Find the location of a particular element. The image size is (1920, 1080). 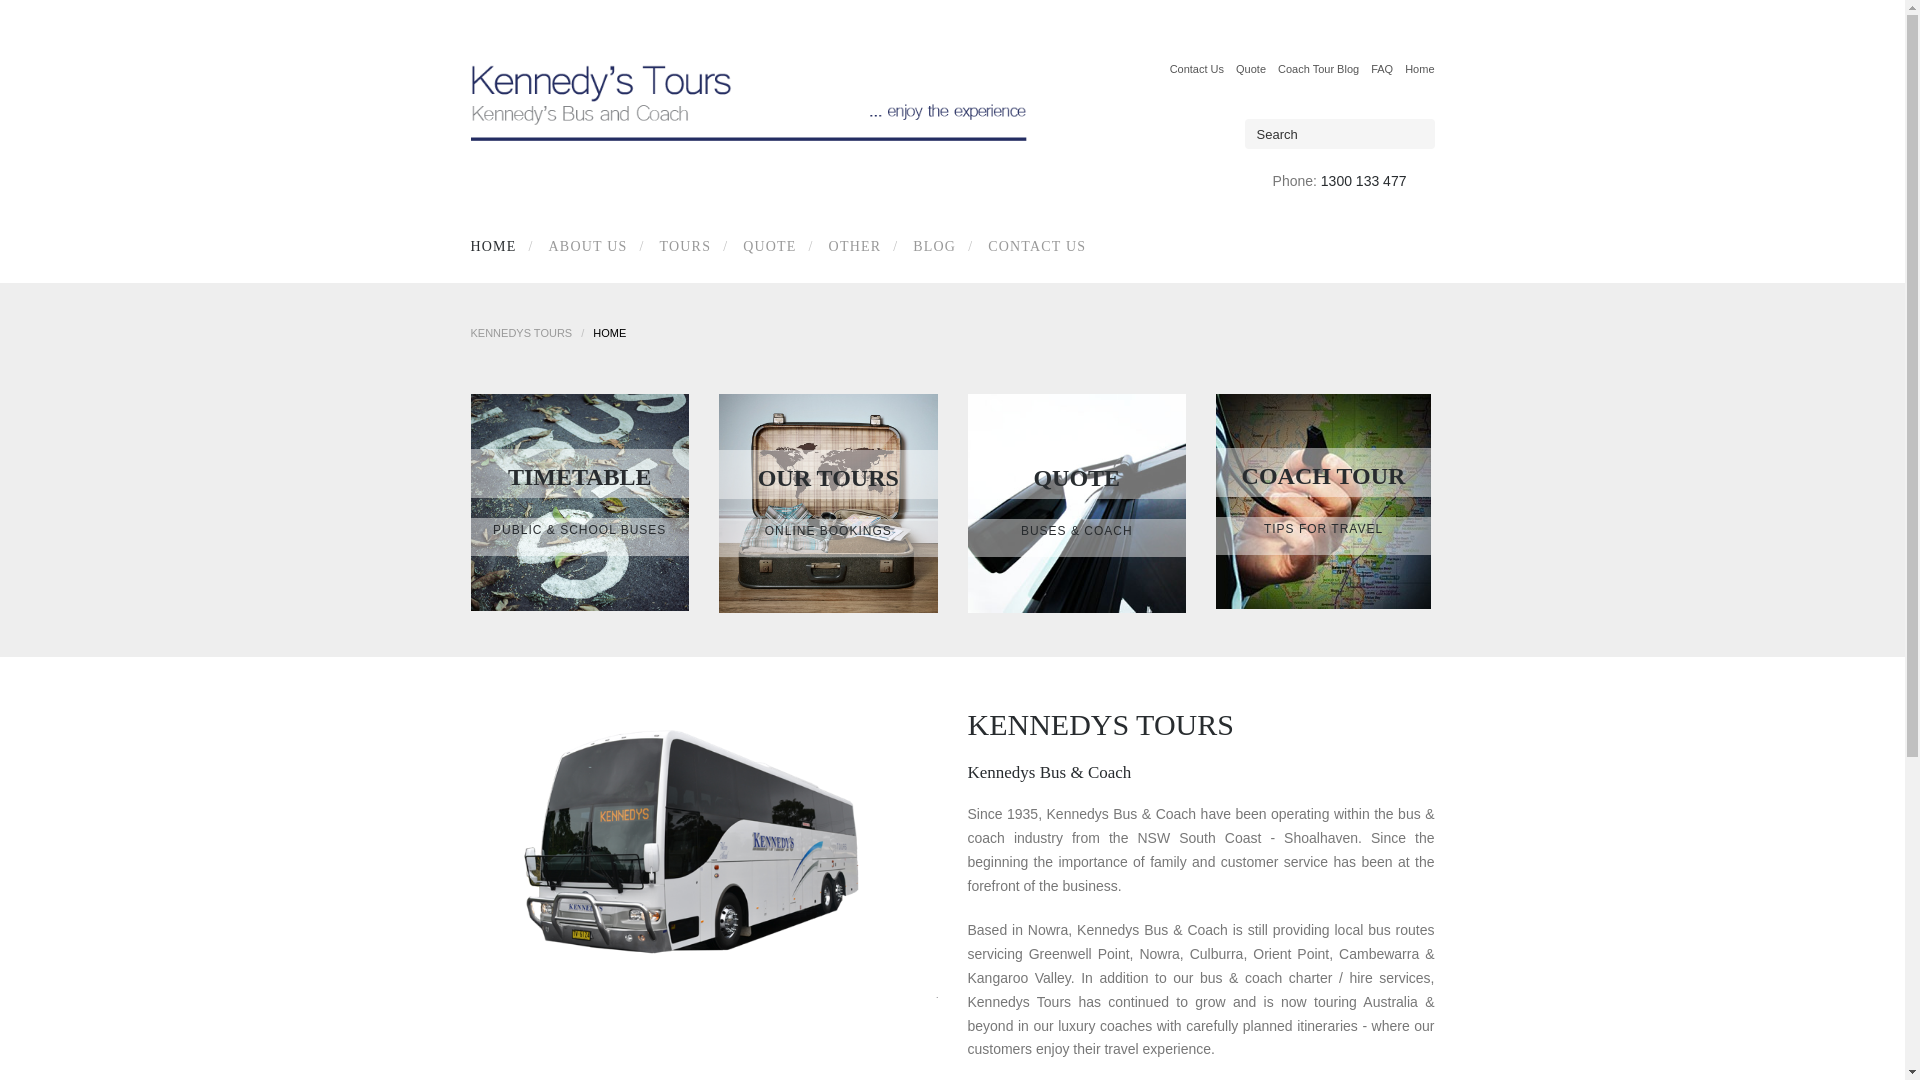

'Coach Tour Blog' is located at coordinates (1318, 68).